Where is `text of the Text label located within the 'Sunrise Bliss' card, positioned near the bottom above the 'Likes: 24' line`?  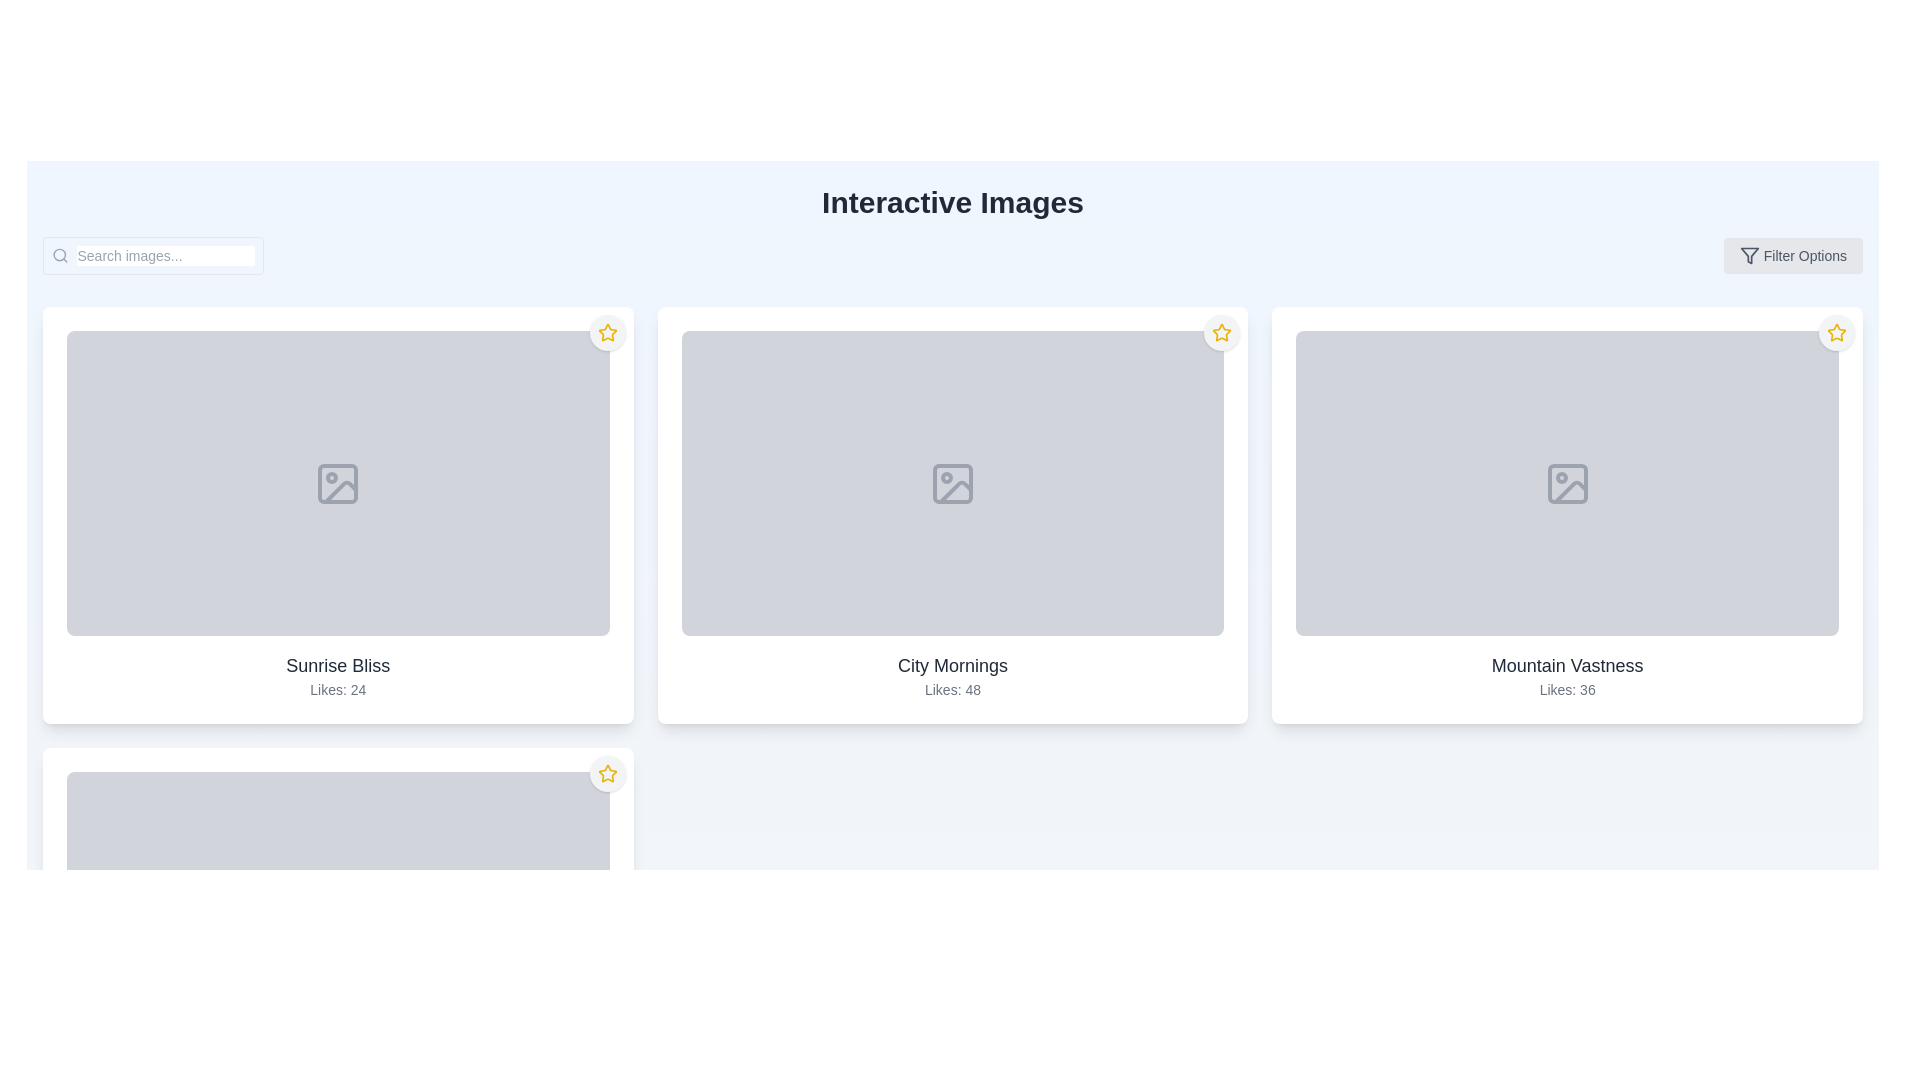 text of the Text label located within the 'Sunrise Bliss' card, positioned near the bottom above the 'Likes: 24' line is located at coordinates (338, 666).